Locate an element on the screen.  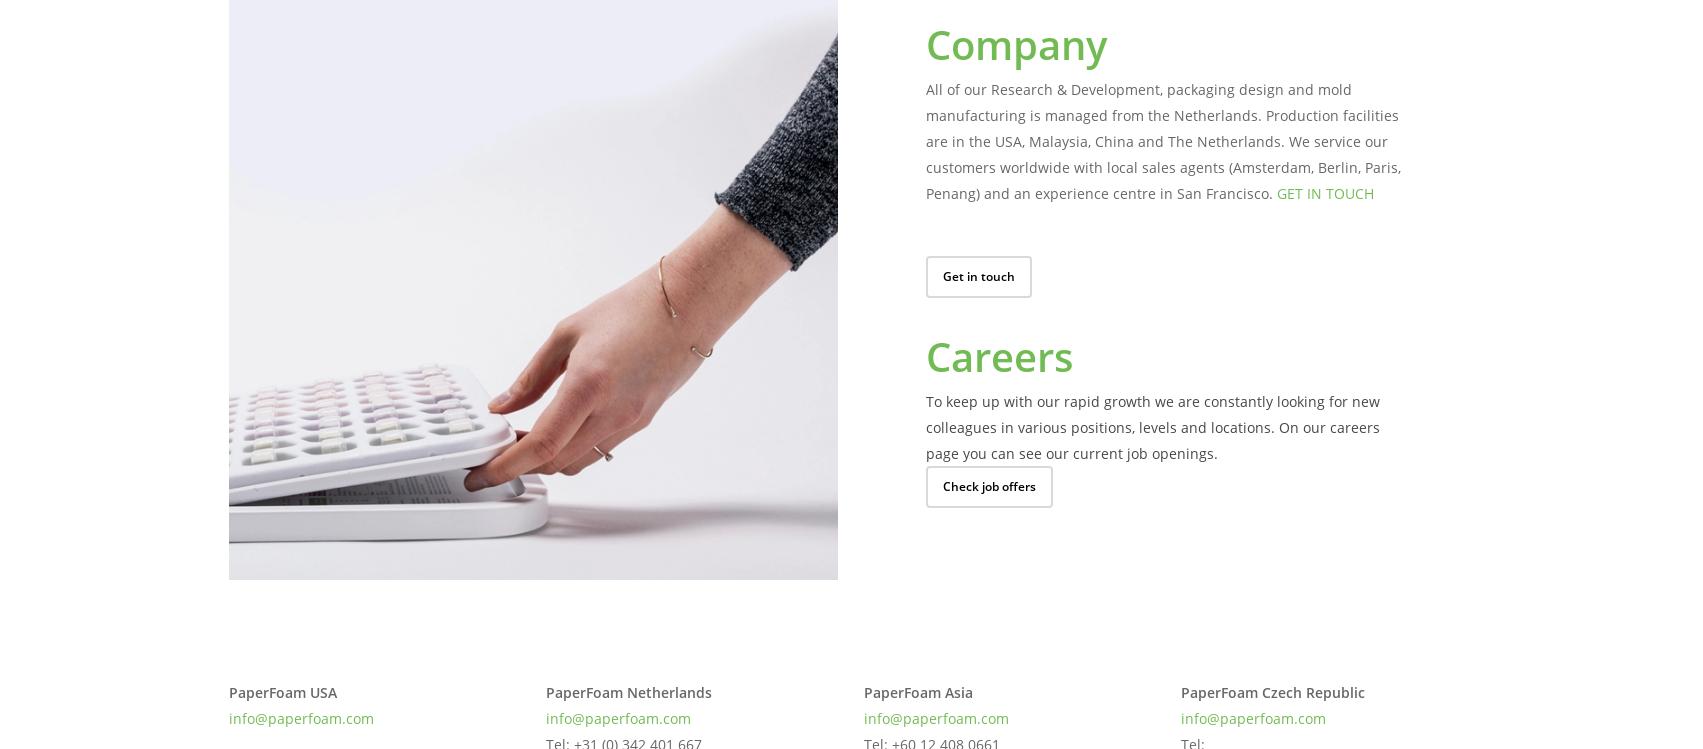
'Get in touch' is located at coordinates (978, 275).